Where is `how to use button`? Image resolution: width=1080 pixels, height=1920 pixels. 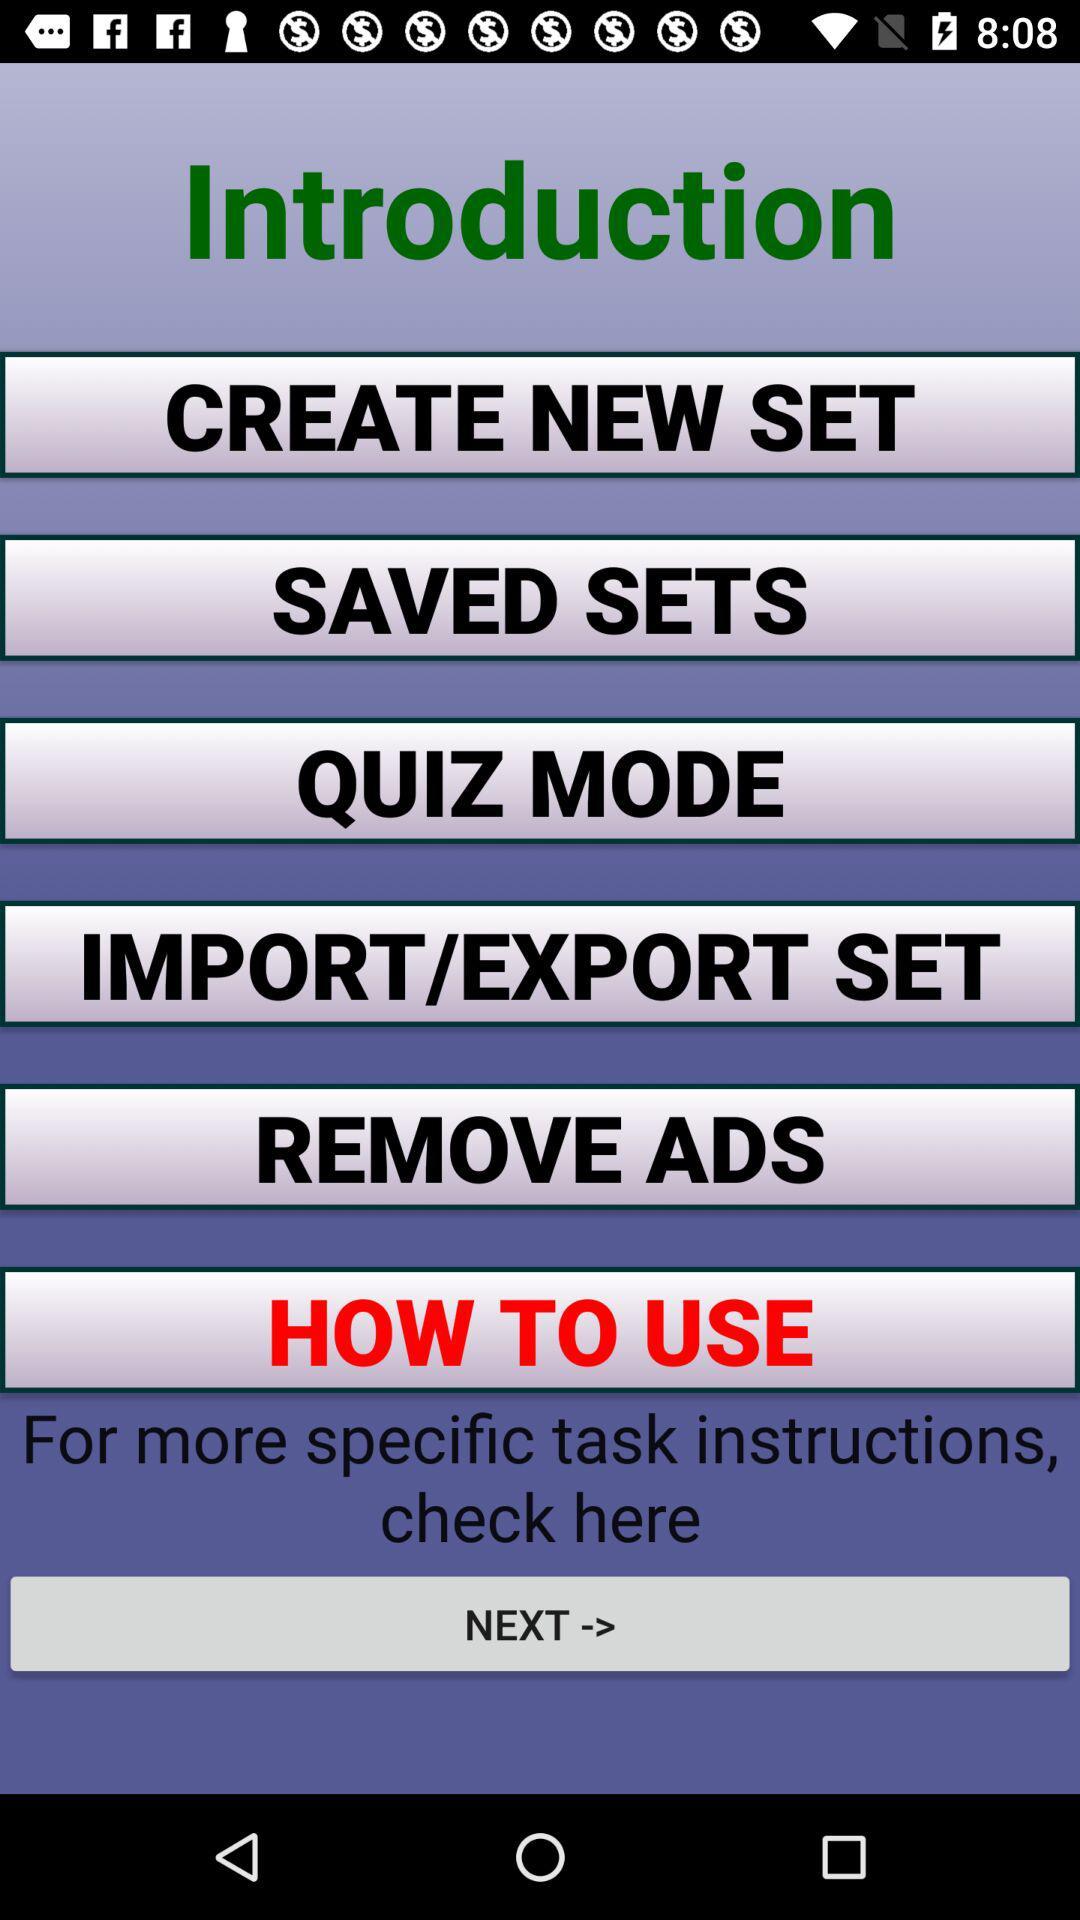 how to use button is located at coordinates (540, 1329).